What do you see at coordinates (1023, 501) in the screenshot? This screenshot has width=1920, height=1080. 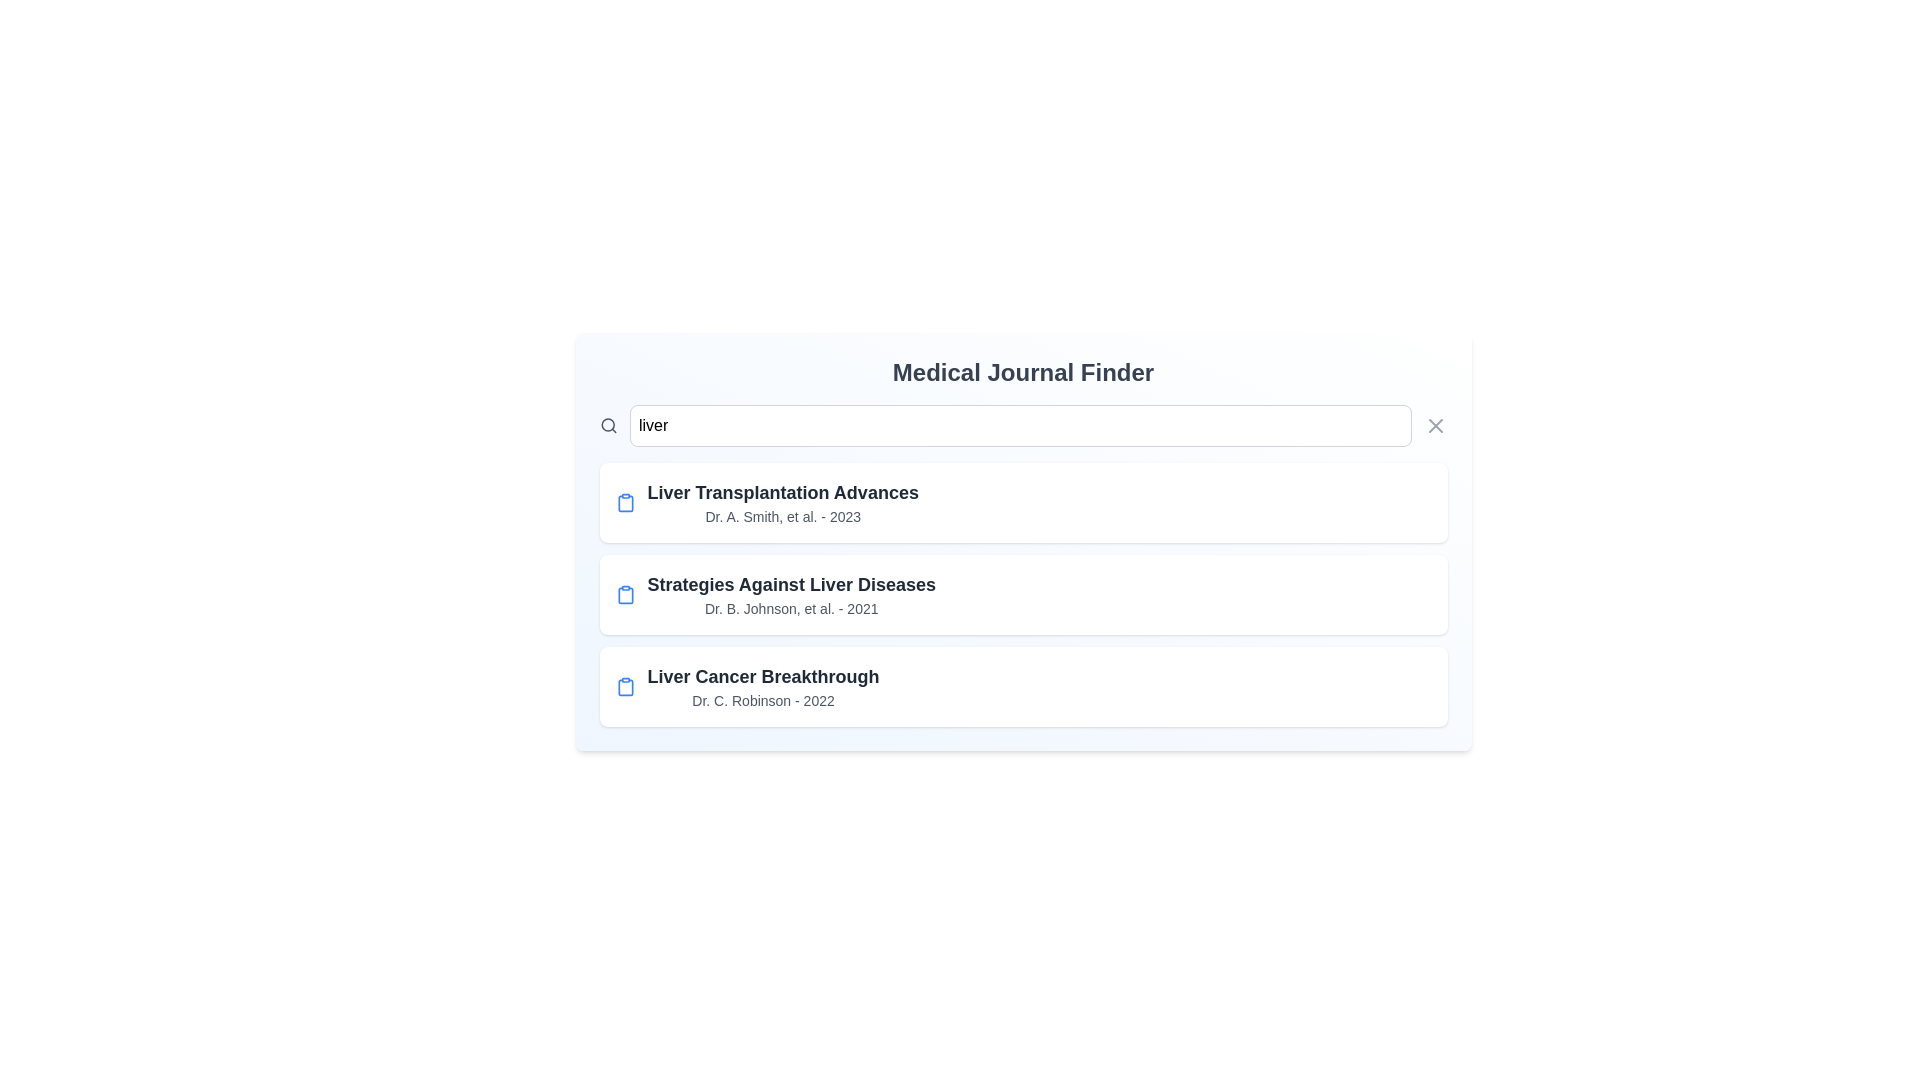 I see `the topmost card in the 'Medical Journal Finder' list to refer to details about the journal article entry` at bounding box center [1023, 501].